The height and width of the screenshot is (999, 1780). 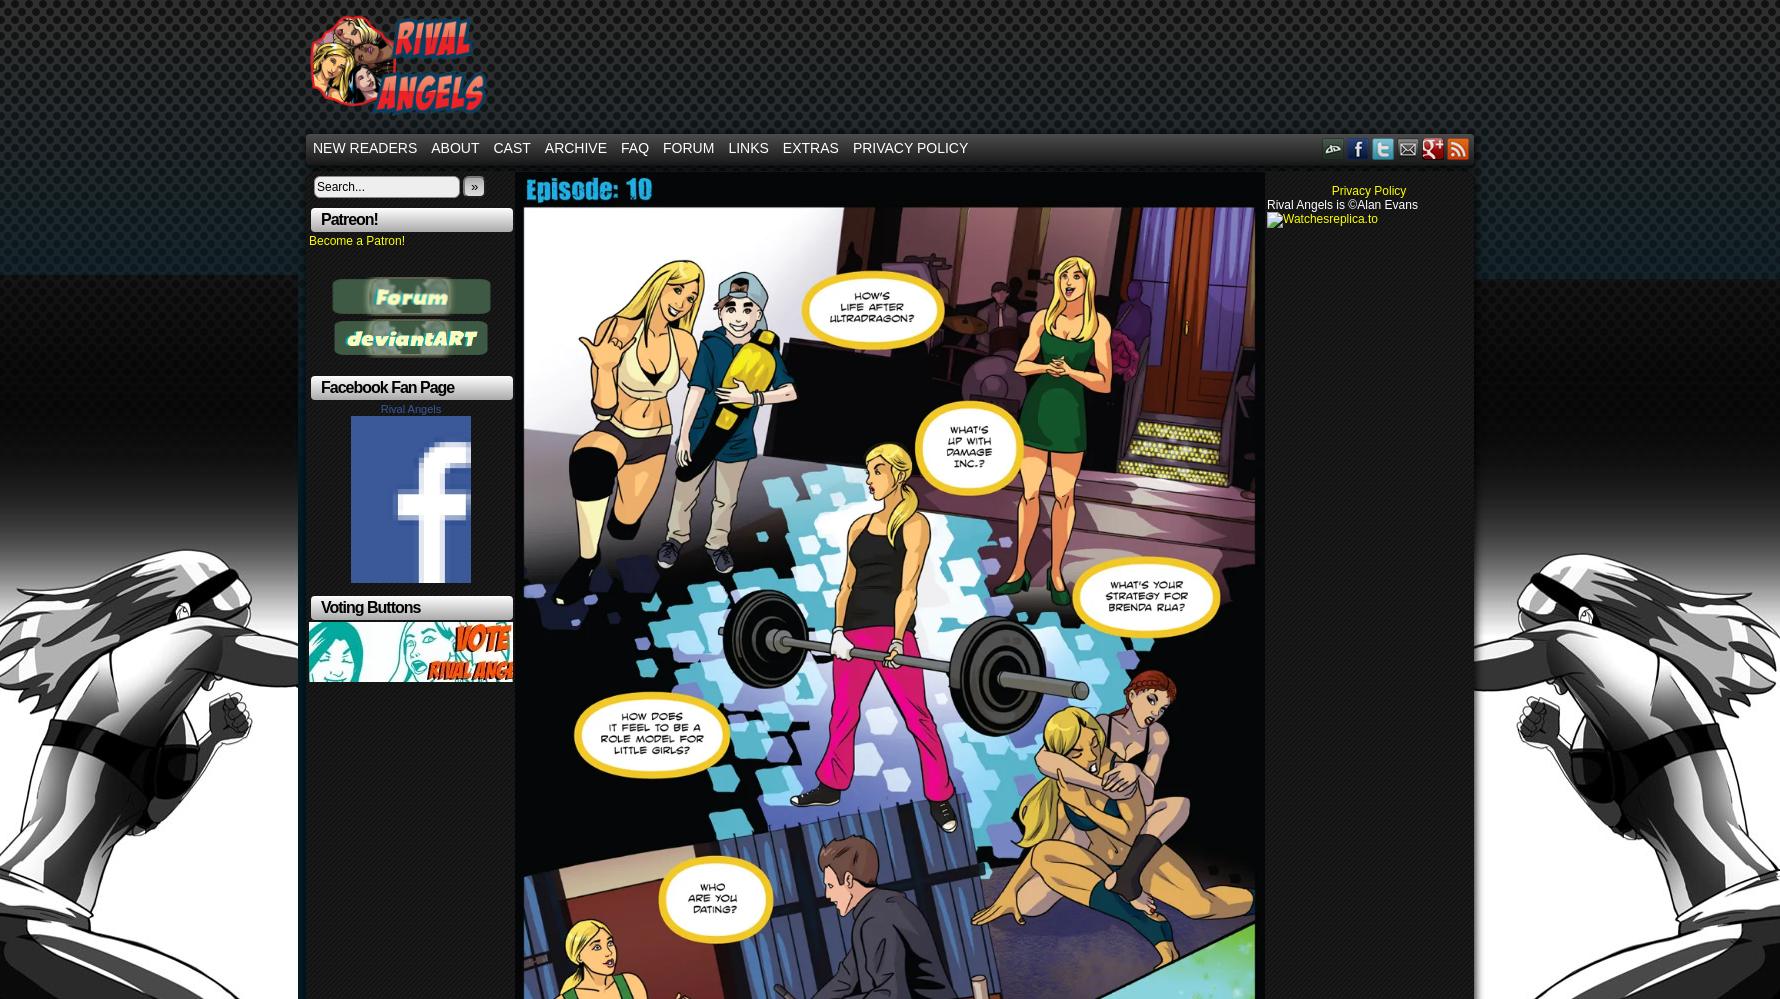 I want to click on 'FORUM', so click(x=687, y=147).